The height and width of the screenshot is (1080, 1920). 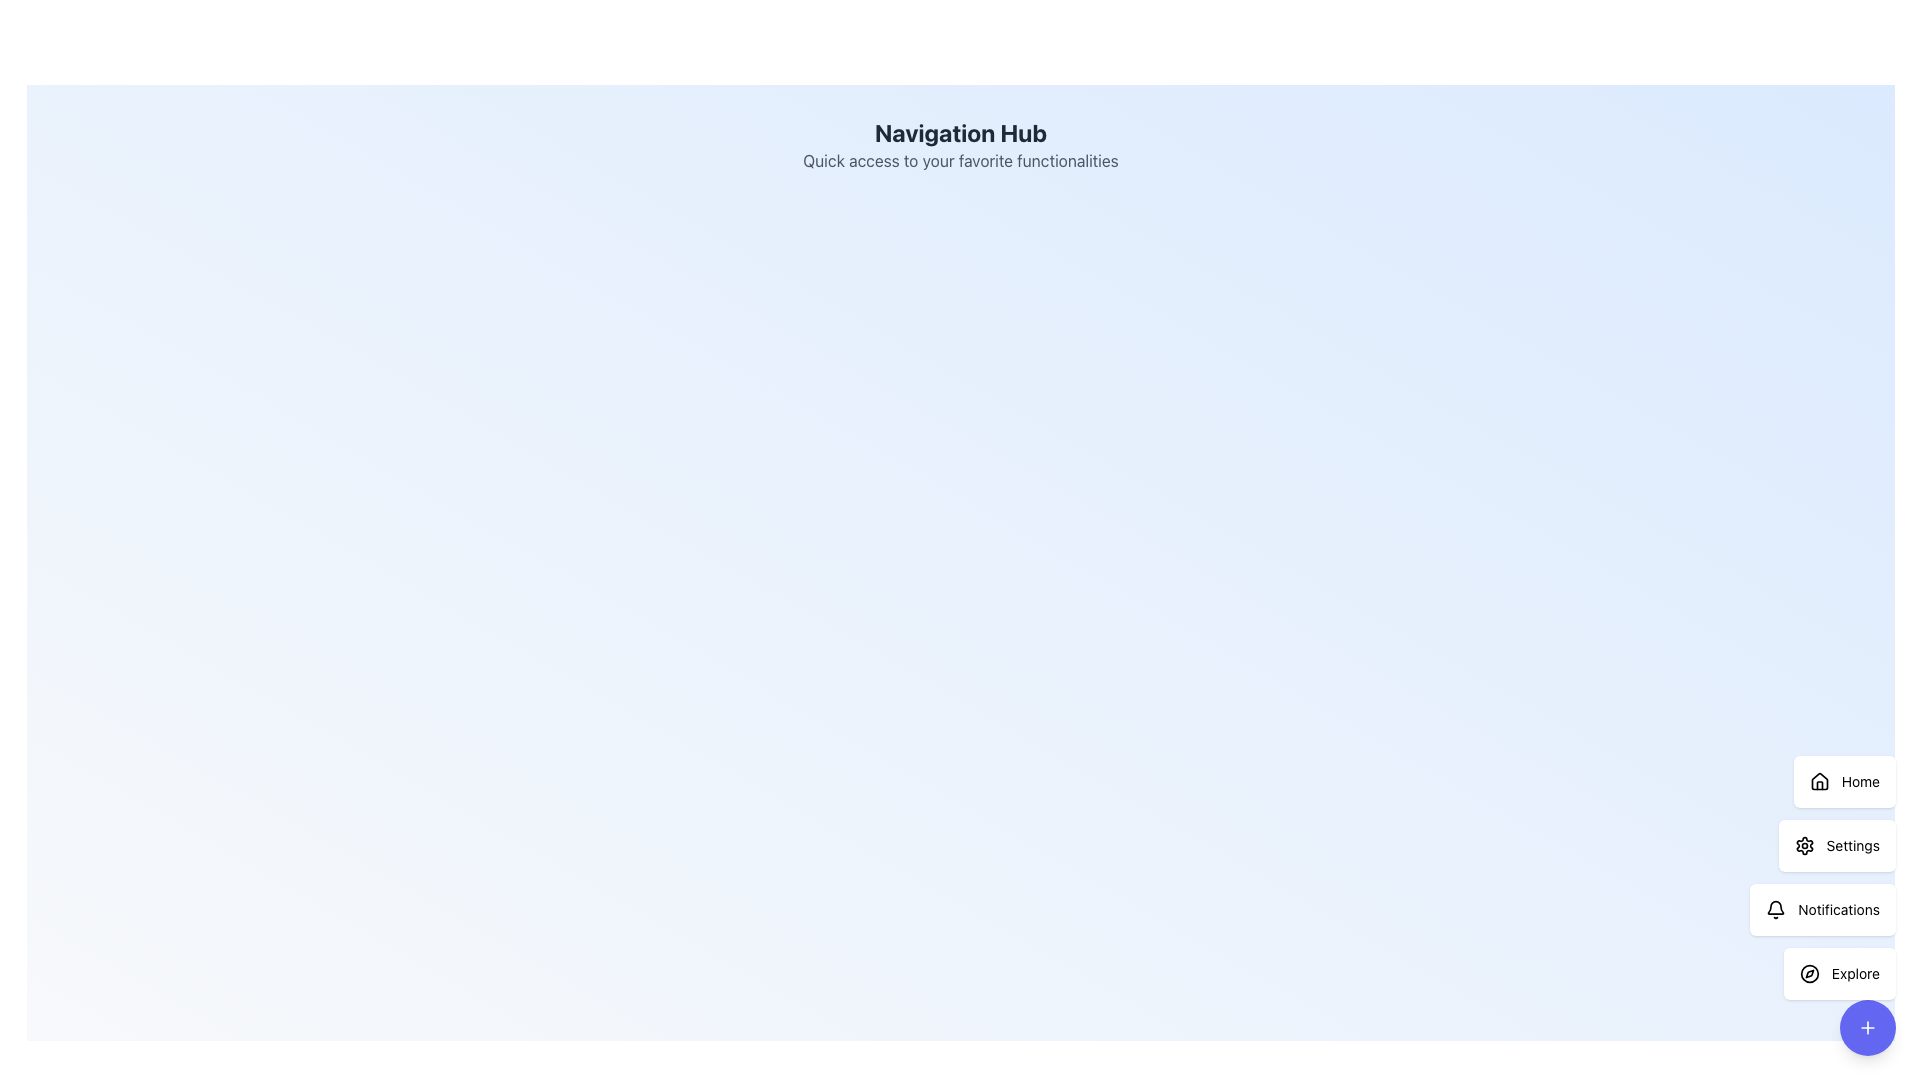 I want to click on the small, house-shaped icon in the vertical menu on the right side of the interface, which serves as the visual indicator for the 'Home' menu item, so click(x=1819, y=781).